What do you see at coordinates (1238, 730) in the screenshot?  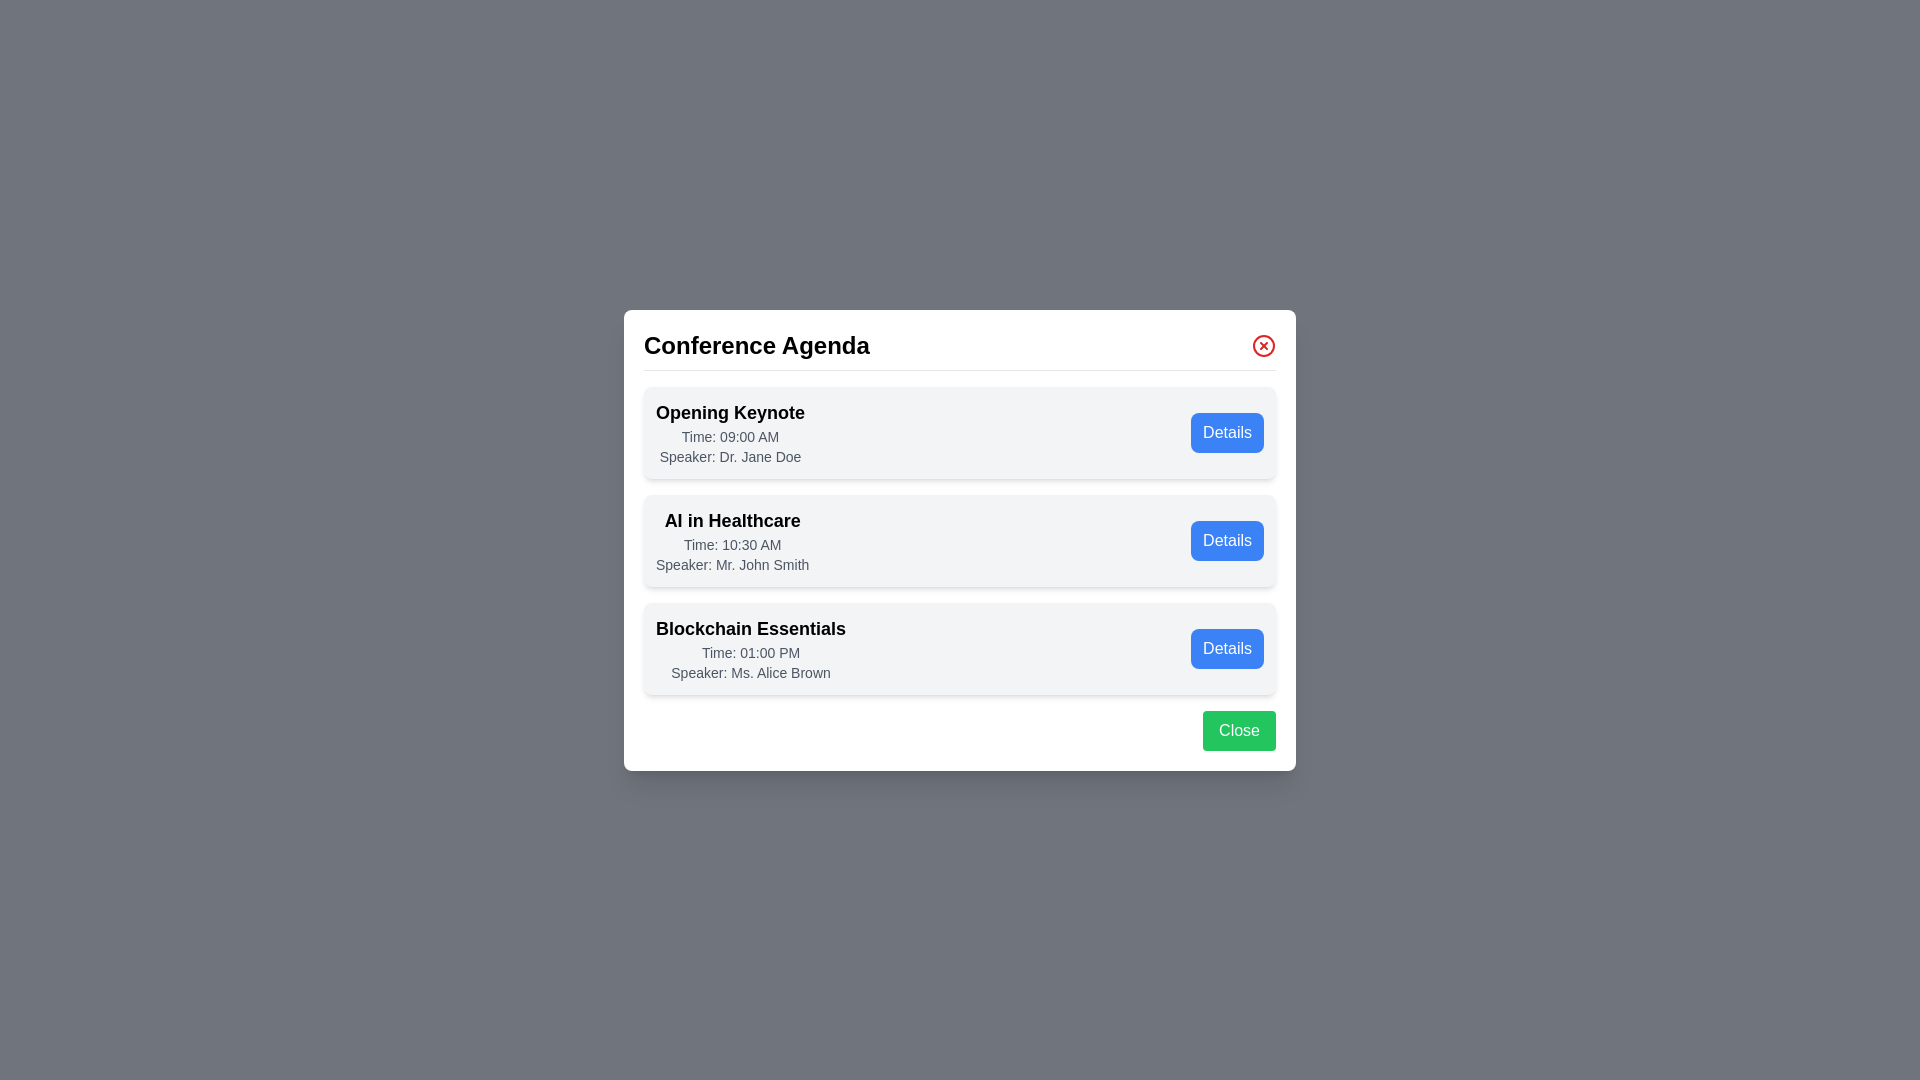 I see `the 'Close' button at the bottom right of the dialog` at bounding box center [1238, 730].